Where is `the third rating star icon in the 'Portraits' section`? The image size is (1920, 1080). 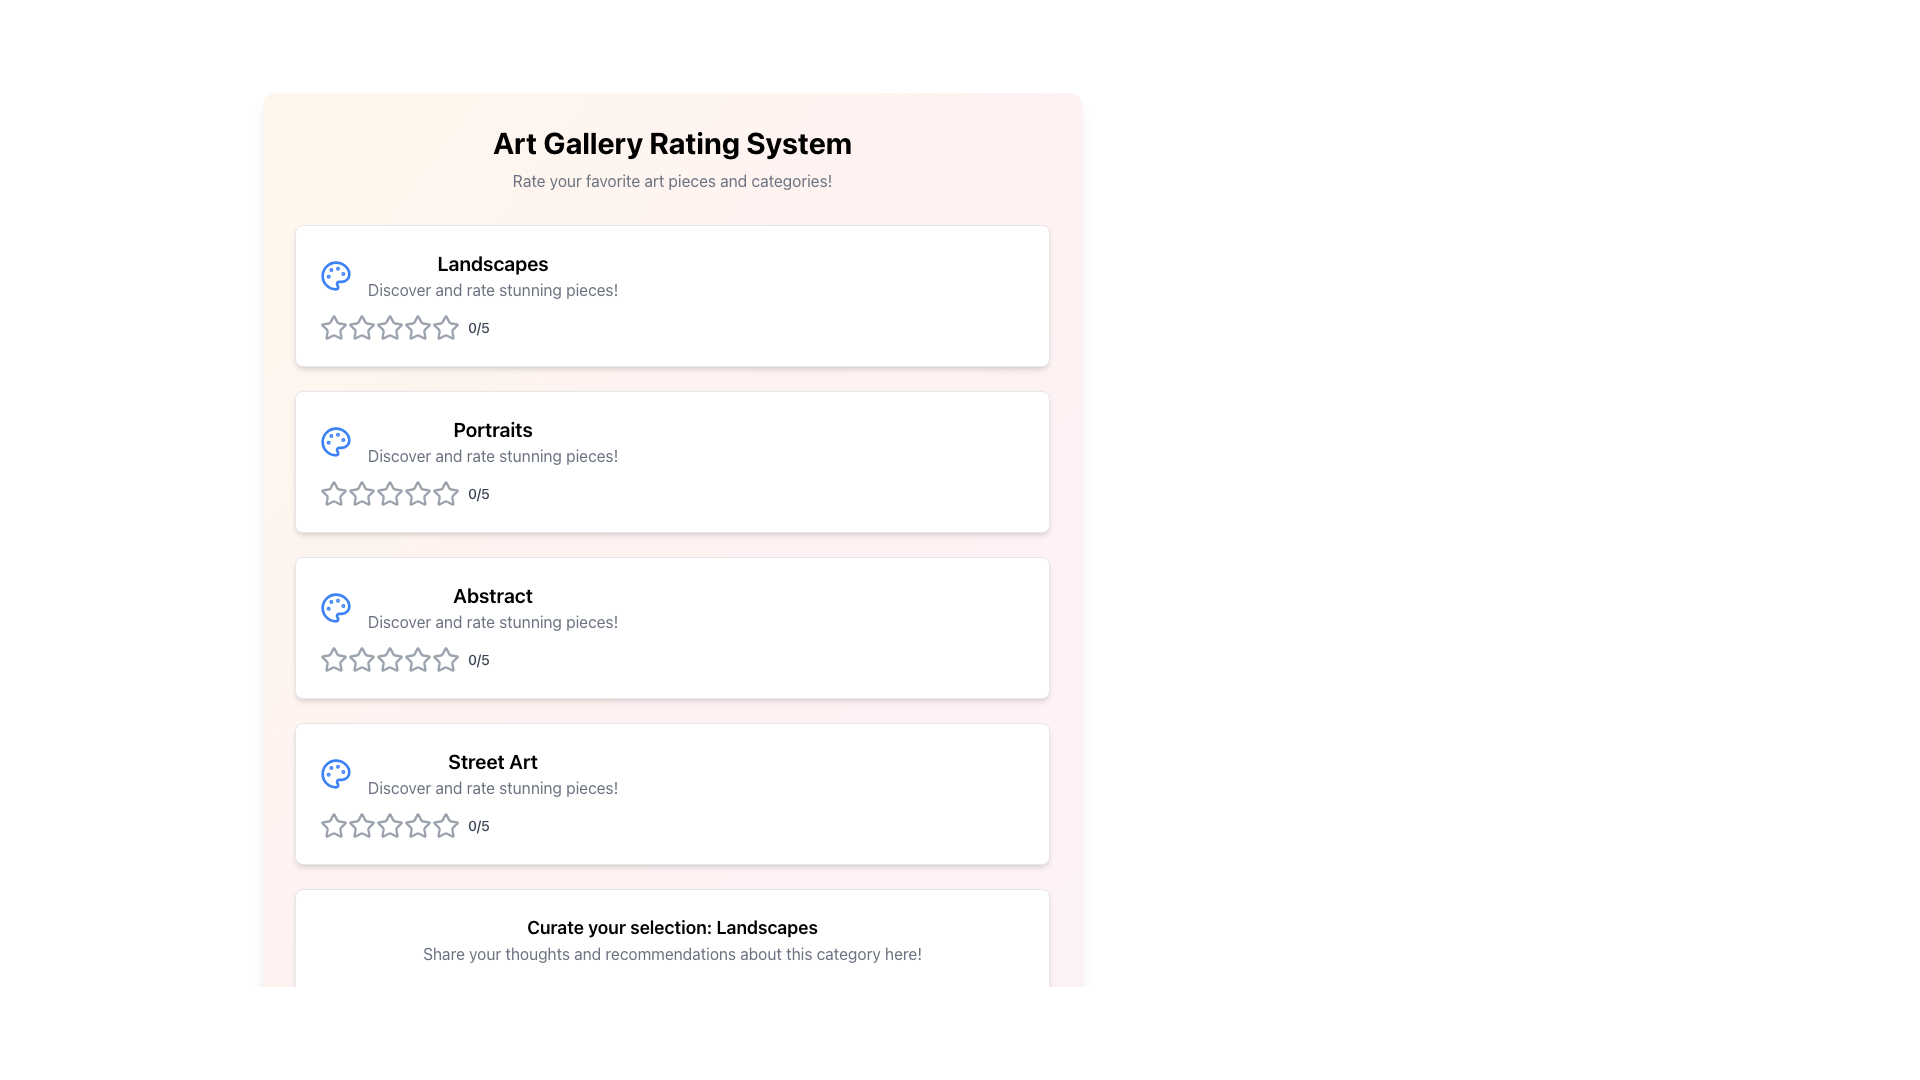 the third rating star icon in the 'Portraits' section is located at coordinates (416, 493).